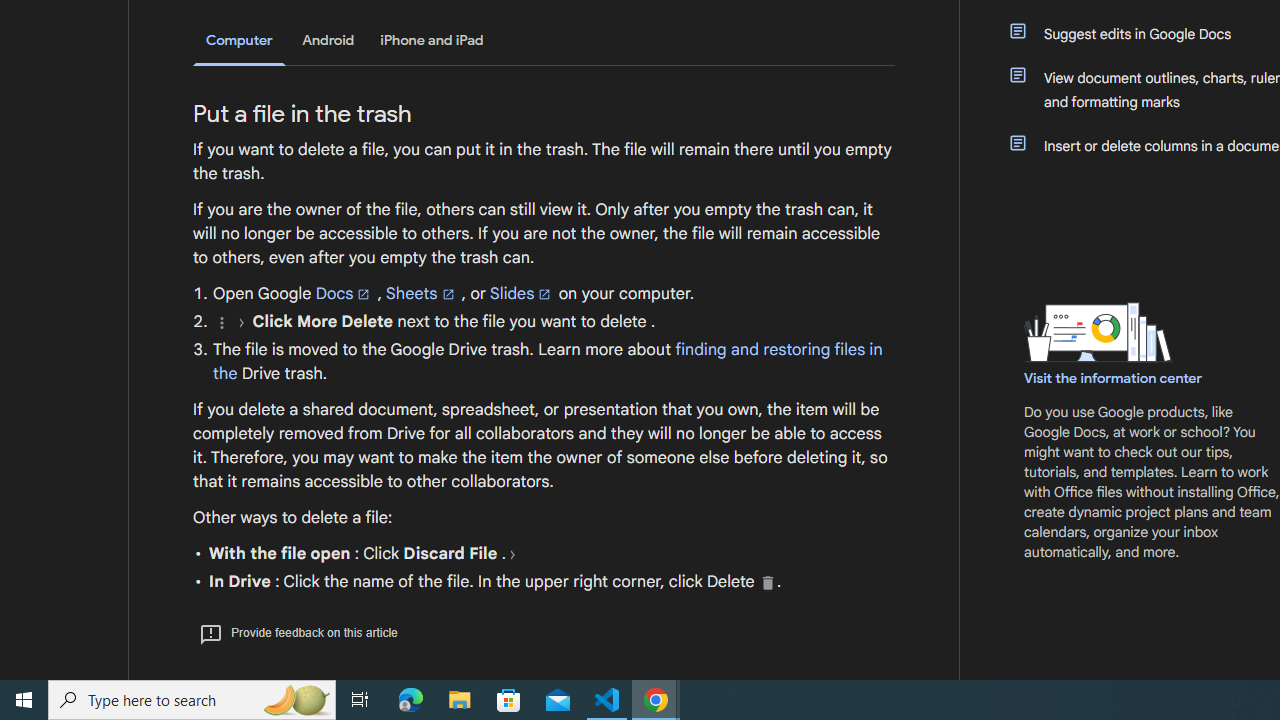 This screenshot has width=1280, height=720. What do you see at coordinates (1112, 378) in the screenshot?
I see `'Visit the information center'` at bounding box center [1112, 378].